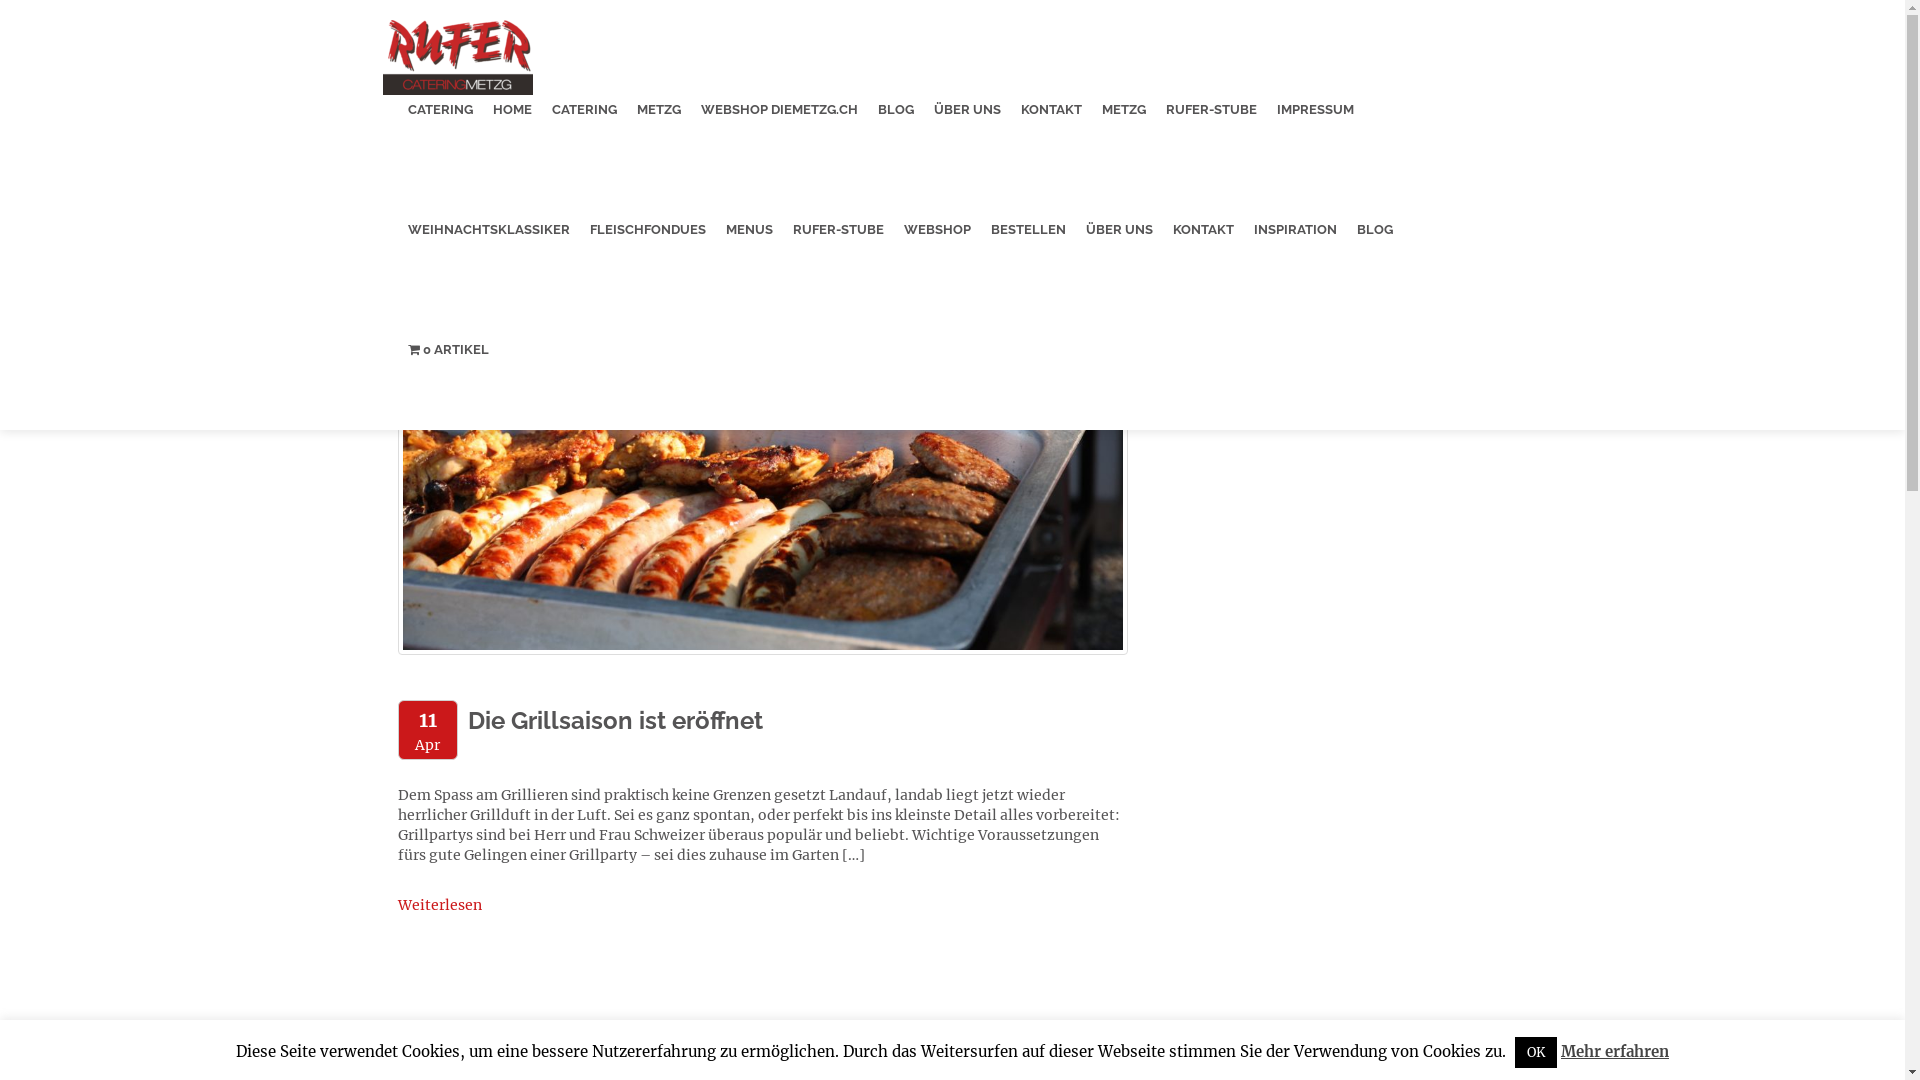 Image resolution: width=1920 pixels, height=1080 pixels. I want to click on 'FLEISCHFONDUES', so click(648, 229).